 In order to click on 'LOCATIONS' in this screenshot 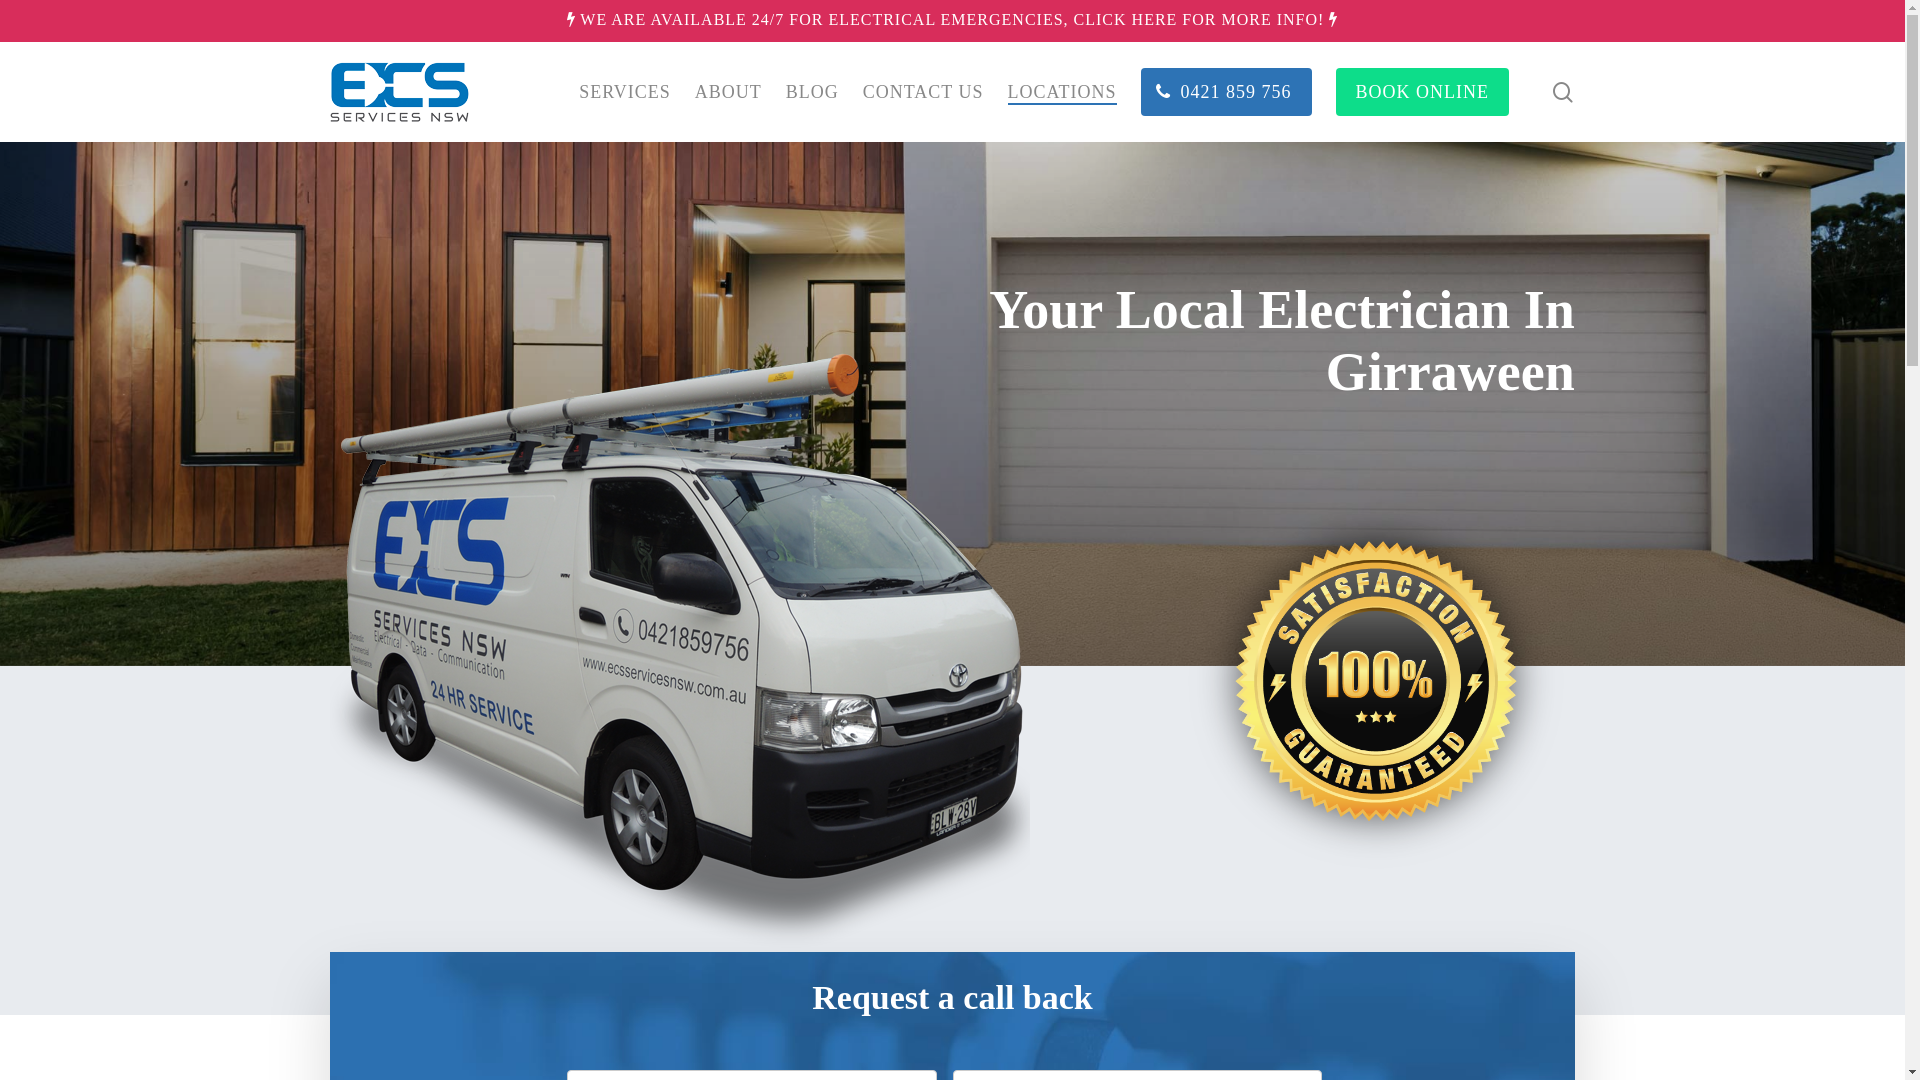, I will do `click(1061, 92)`.